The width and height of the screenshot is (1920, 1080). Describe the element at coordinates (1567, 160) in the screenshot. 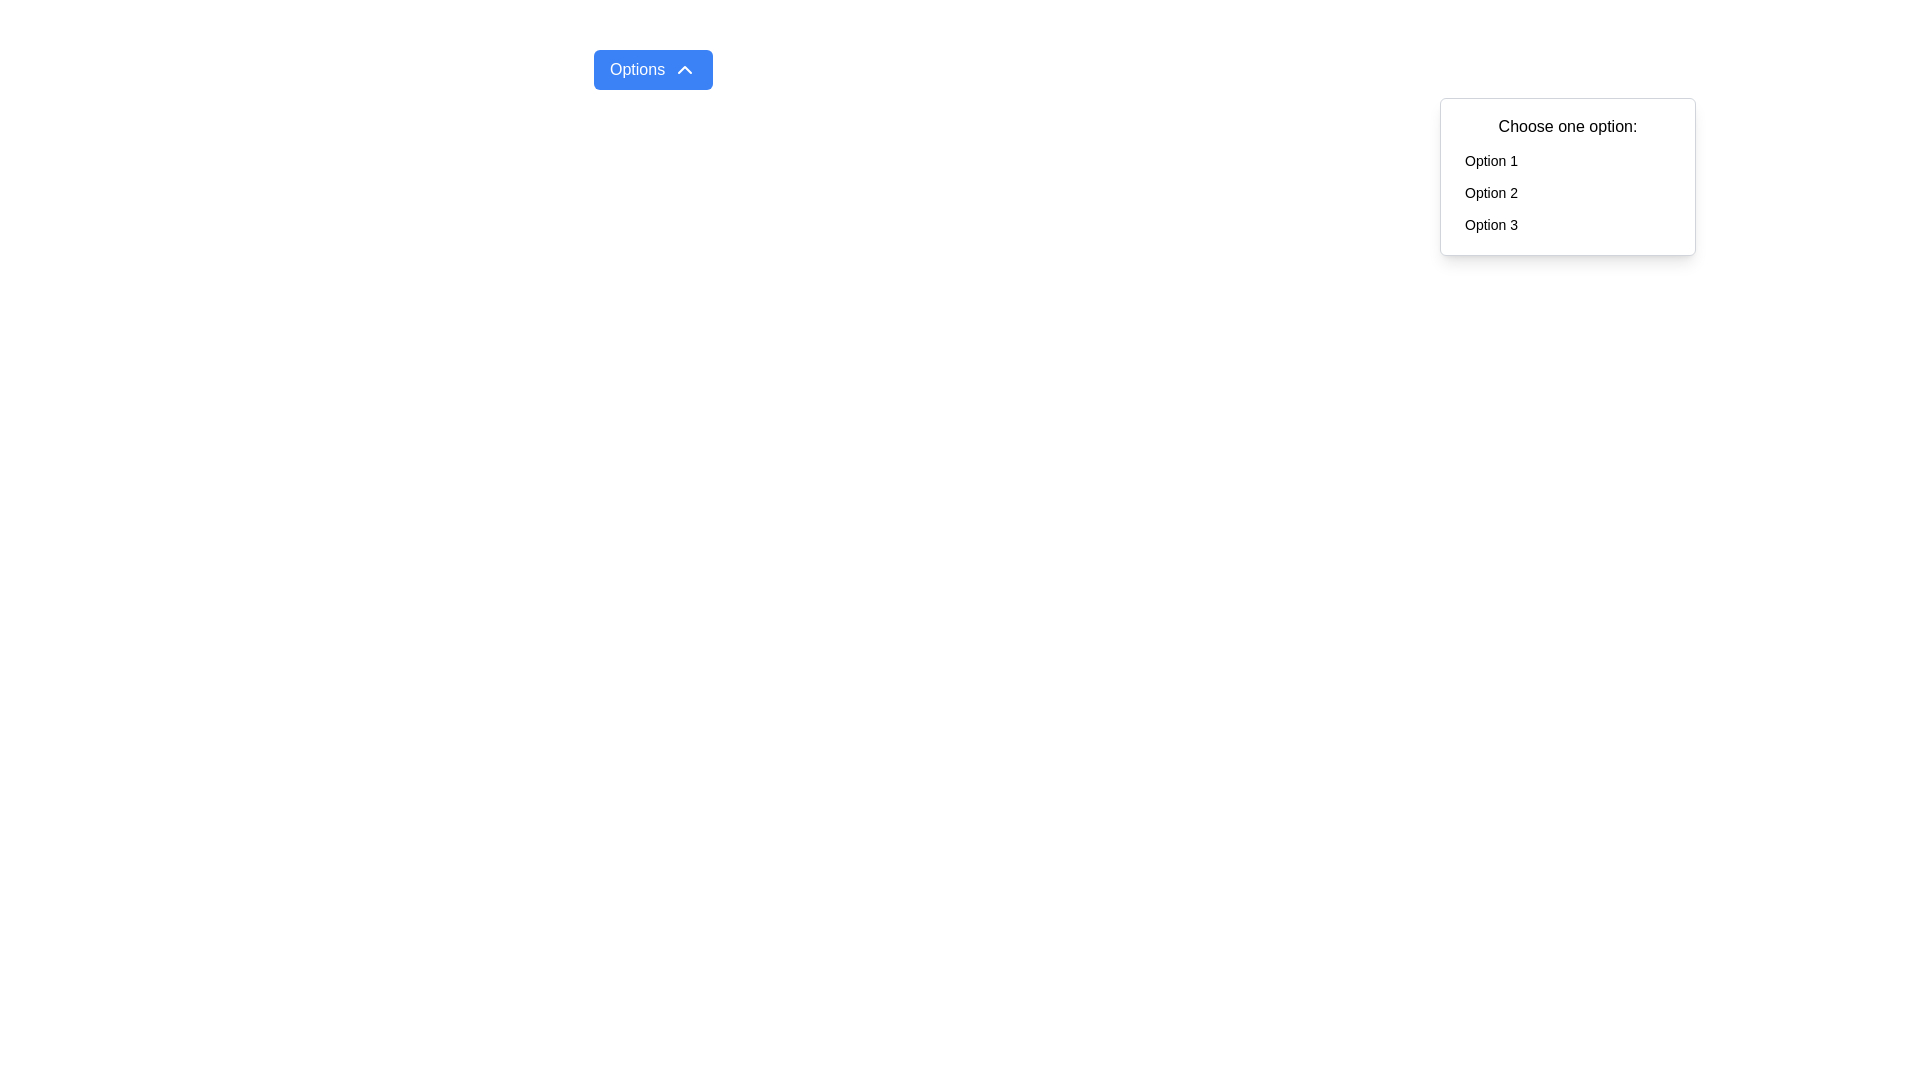

I see `the button labeled 'Option 1' located in the drop-down menu` at that location.